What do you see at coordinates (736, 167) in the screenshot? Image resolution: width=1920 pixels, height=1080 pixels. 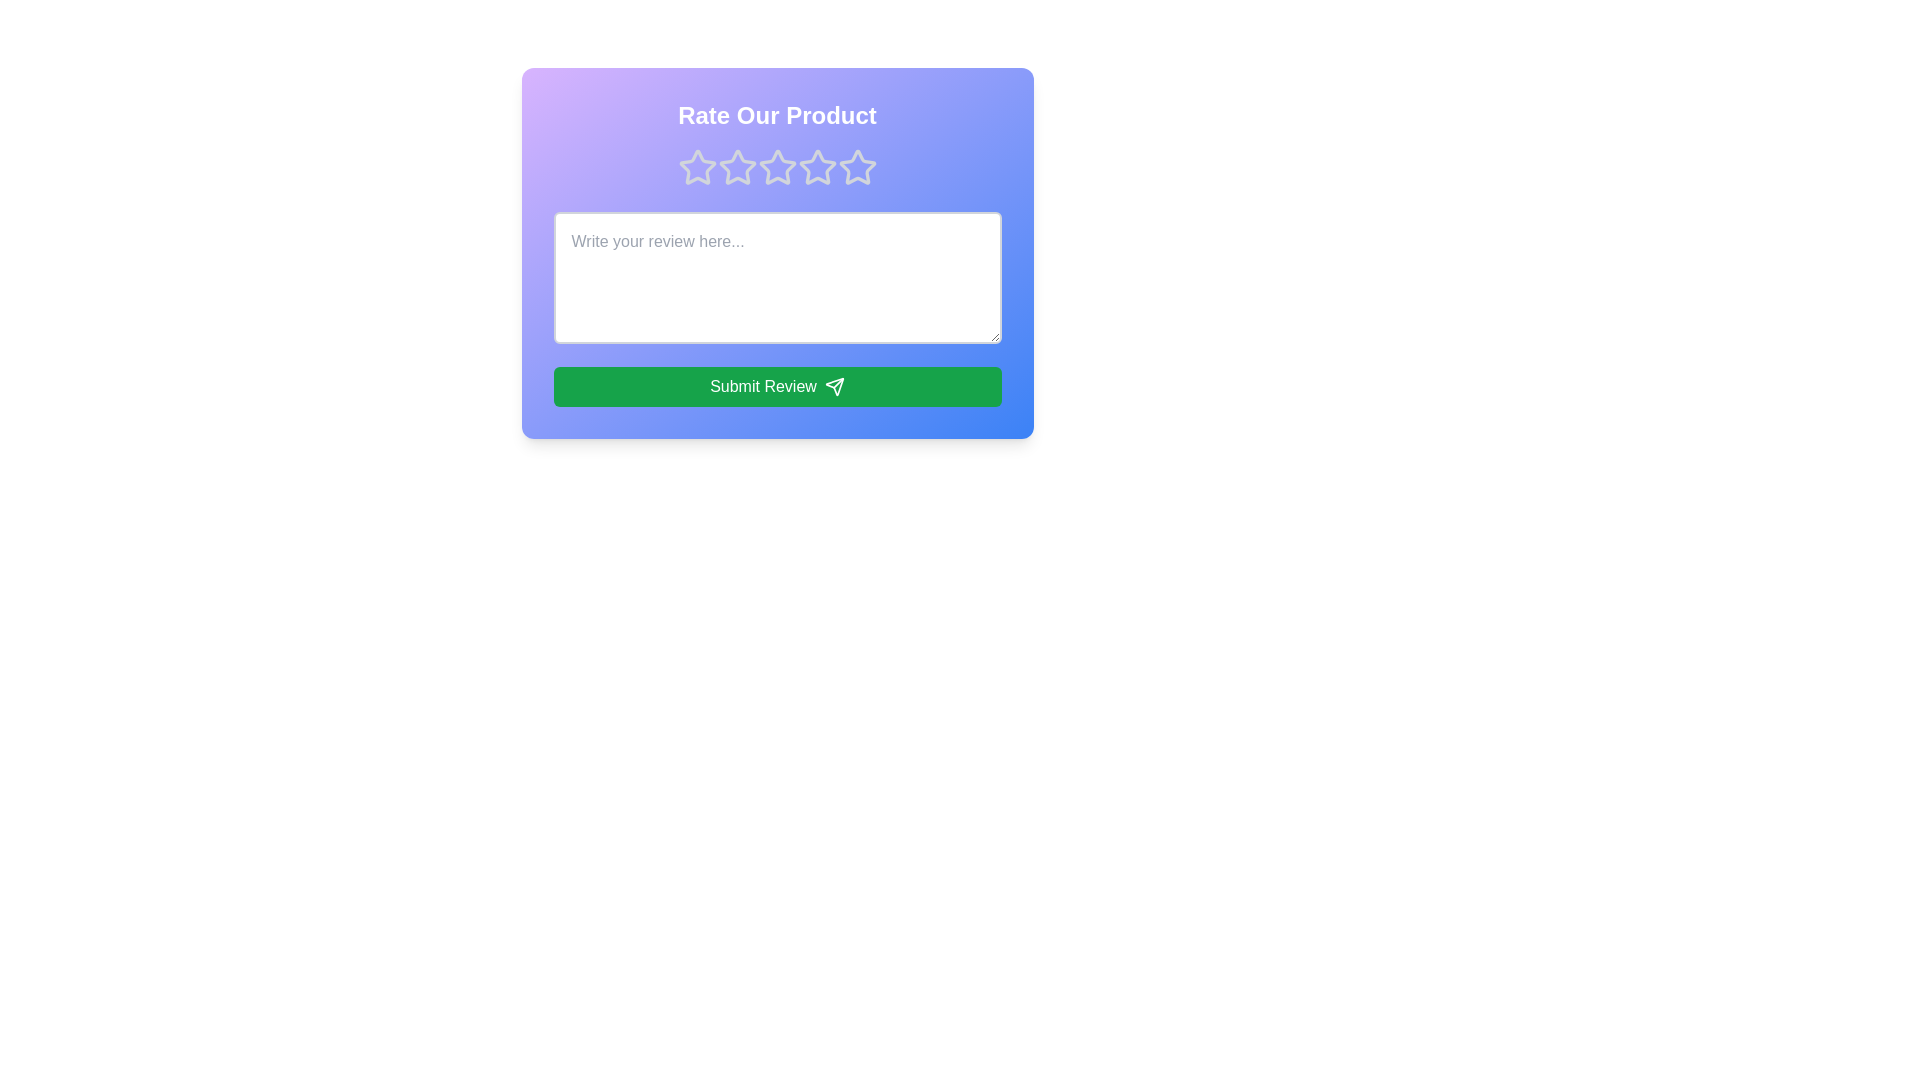 I see `the second star-shaped rating icon in the rating section` at bounding box center [736, 167].